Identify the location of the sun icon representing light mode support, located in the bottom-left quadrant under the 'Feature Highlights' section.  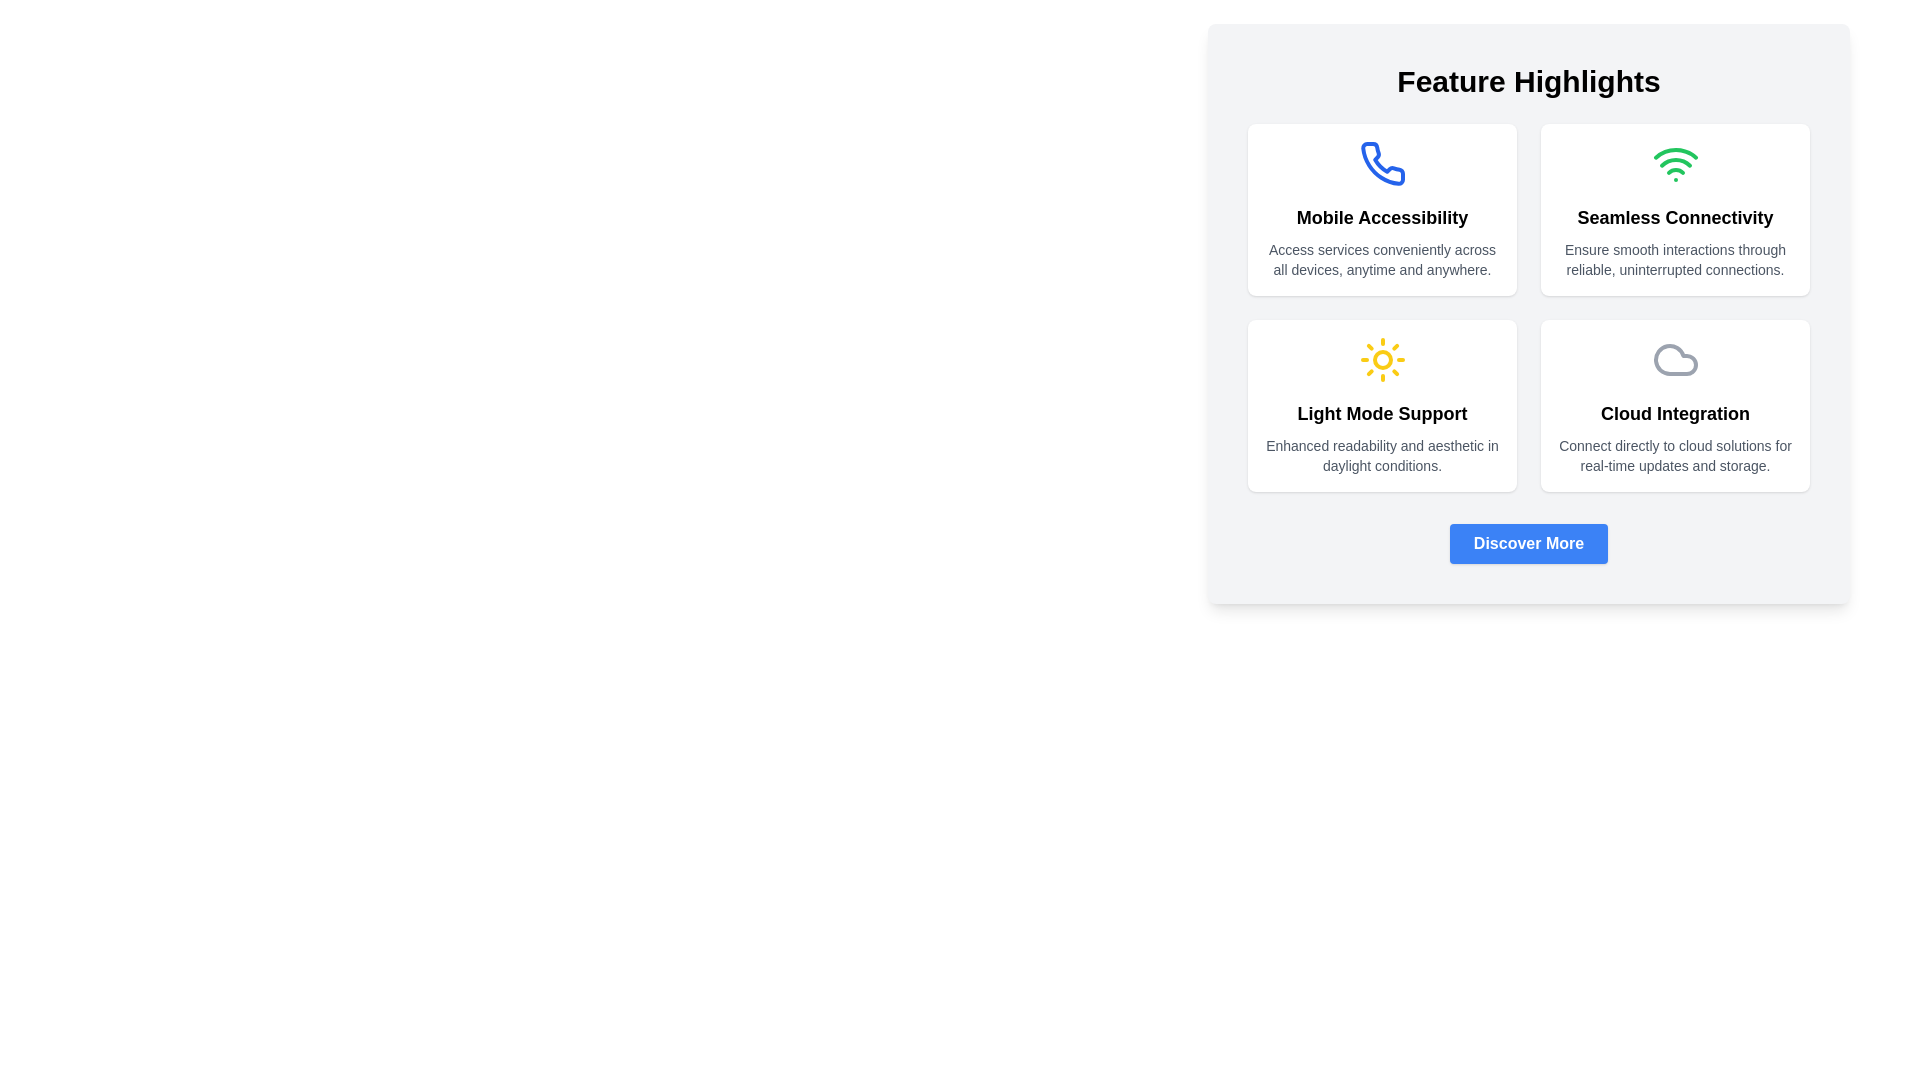
(1381, 358).